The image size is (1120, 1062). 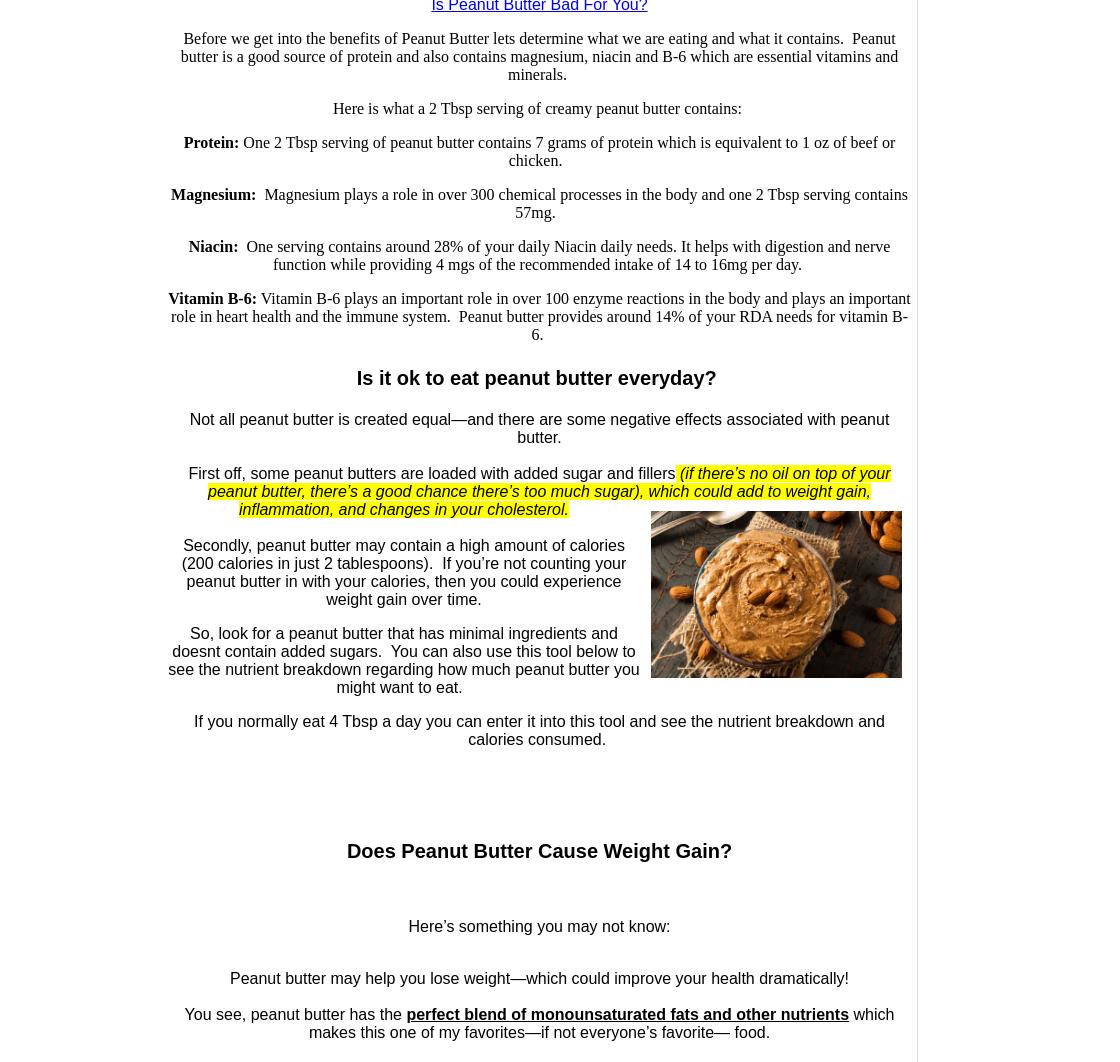 I want to click on 'Not all peanut butter is created equal—and there are some negative effects associated with peanut butter.', so click(x=538, y=427).